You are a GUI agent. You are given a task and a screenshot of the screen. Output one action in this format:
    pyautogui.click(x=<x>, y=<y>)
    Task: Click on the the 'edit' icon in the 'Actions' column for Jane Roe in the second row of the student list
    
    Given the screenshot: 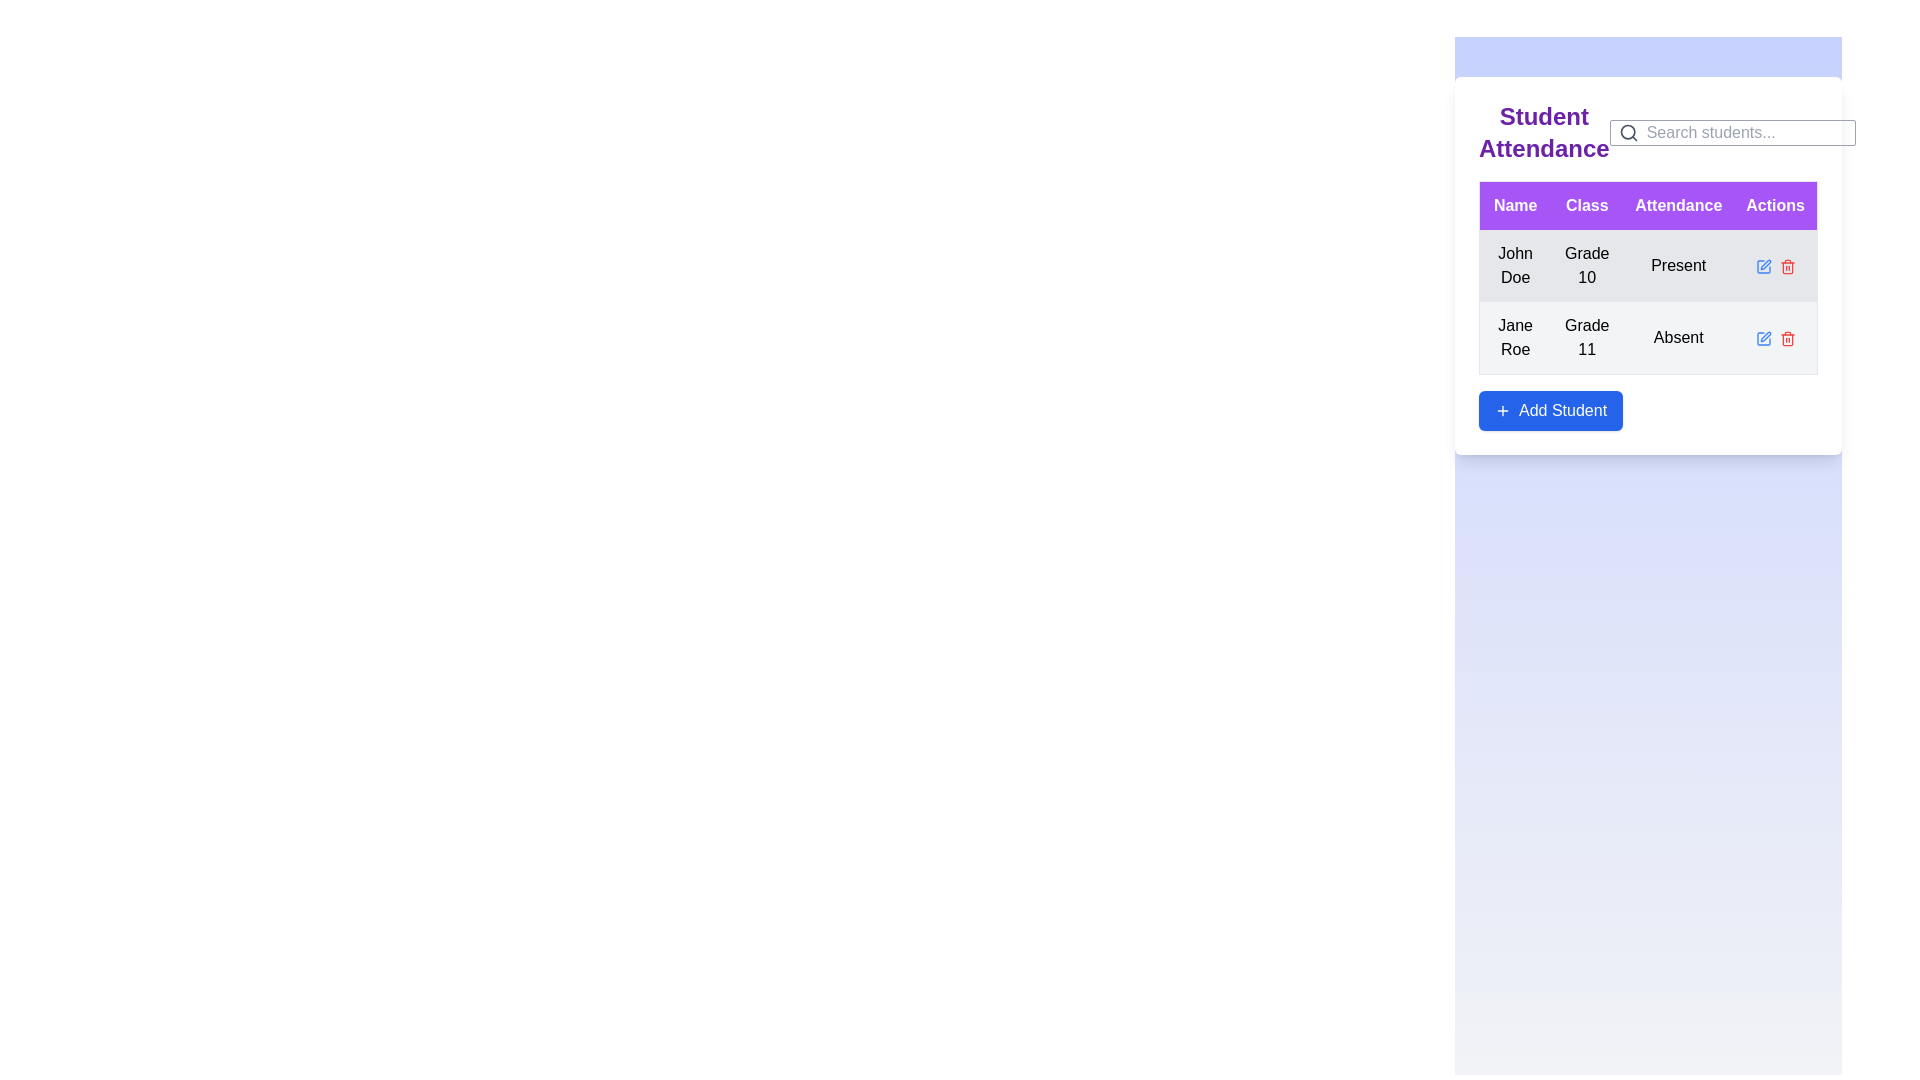 What is the action you would take?
    pyautogui.click(x=1765, y=335)
    